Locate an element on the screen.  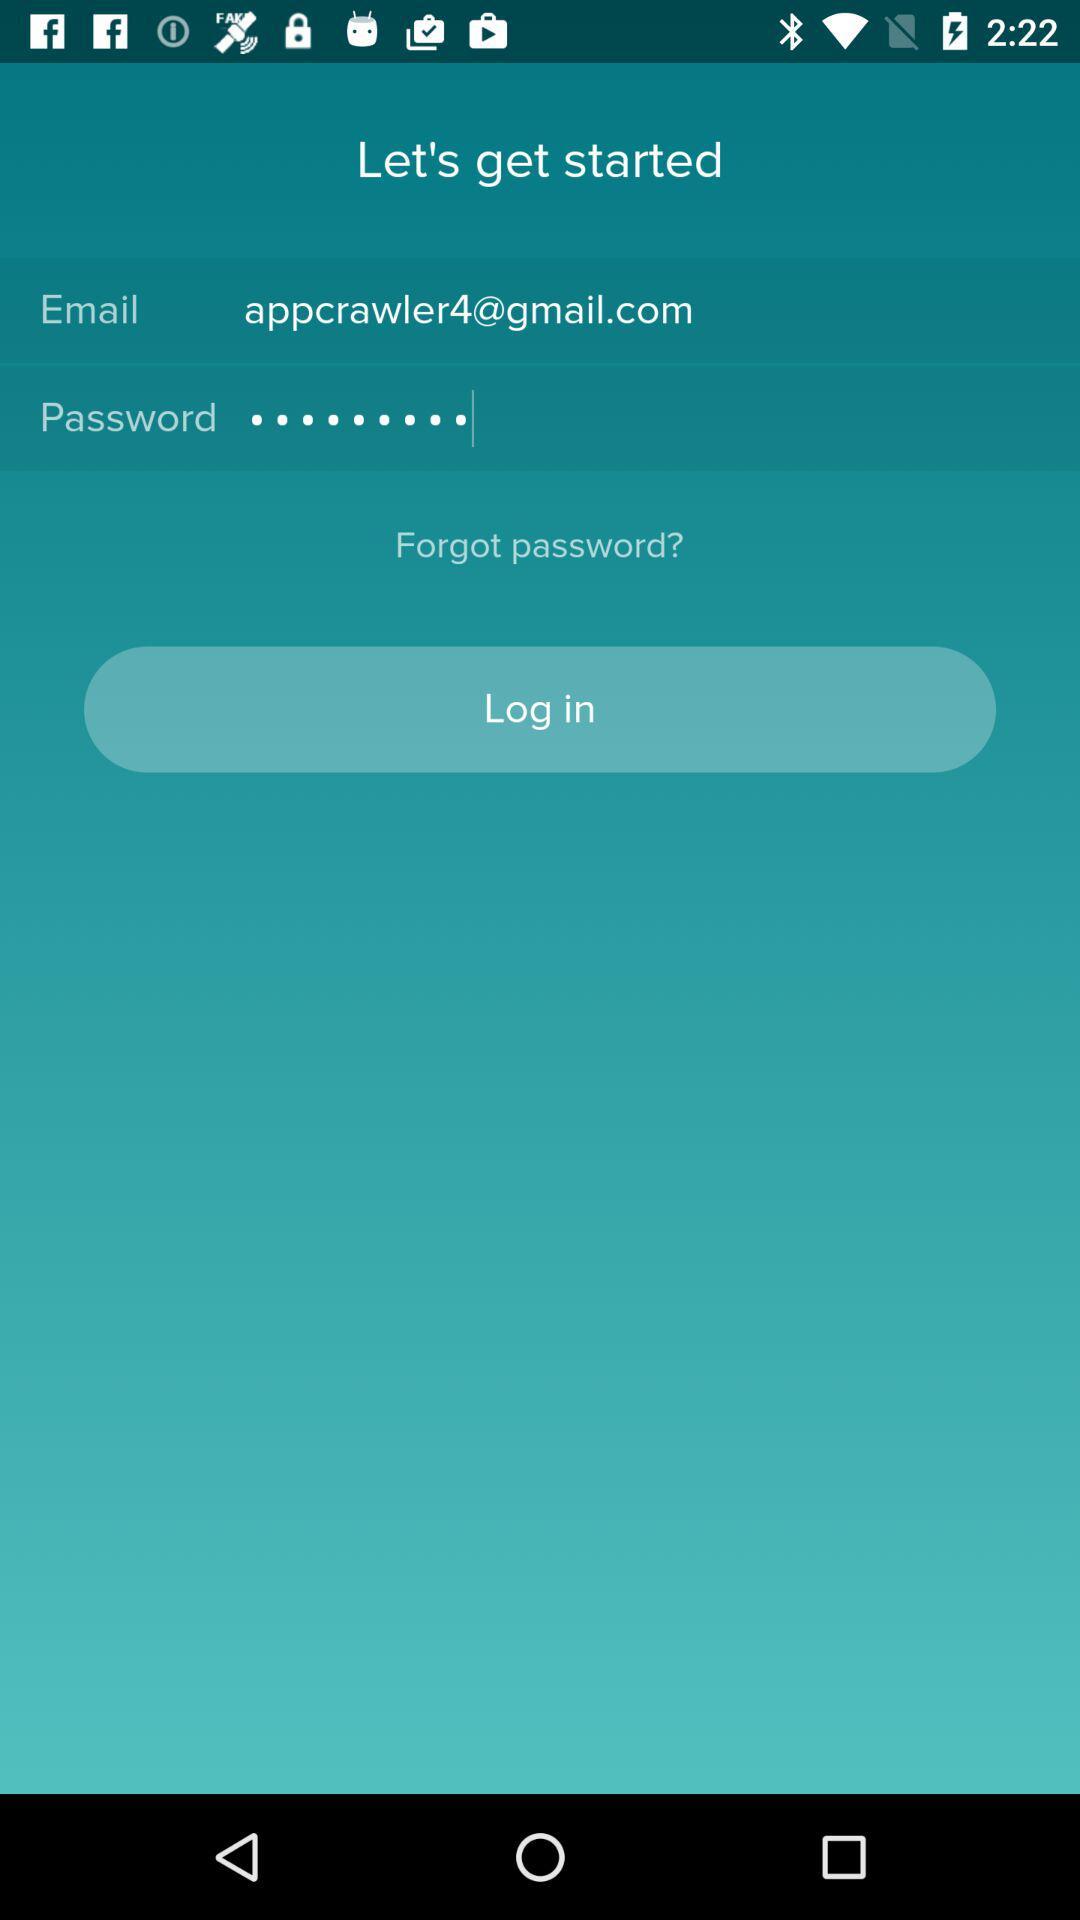
the forgot password? is located at coordinates (538, 558).